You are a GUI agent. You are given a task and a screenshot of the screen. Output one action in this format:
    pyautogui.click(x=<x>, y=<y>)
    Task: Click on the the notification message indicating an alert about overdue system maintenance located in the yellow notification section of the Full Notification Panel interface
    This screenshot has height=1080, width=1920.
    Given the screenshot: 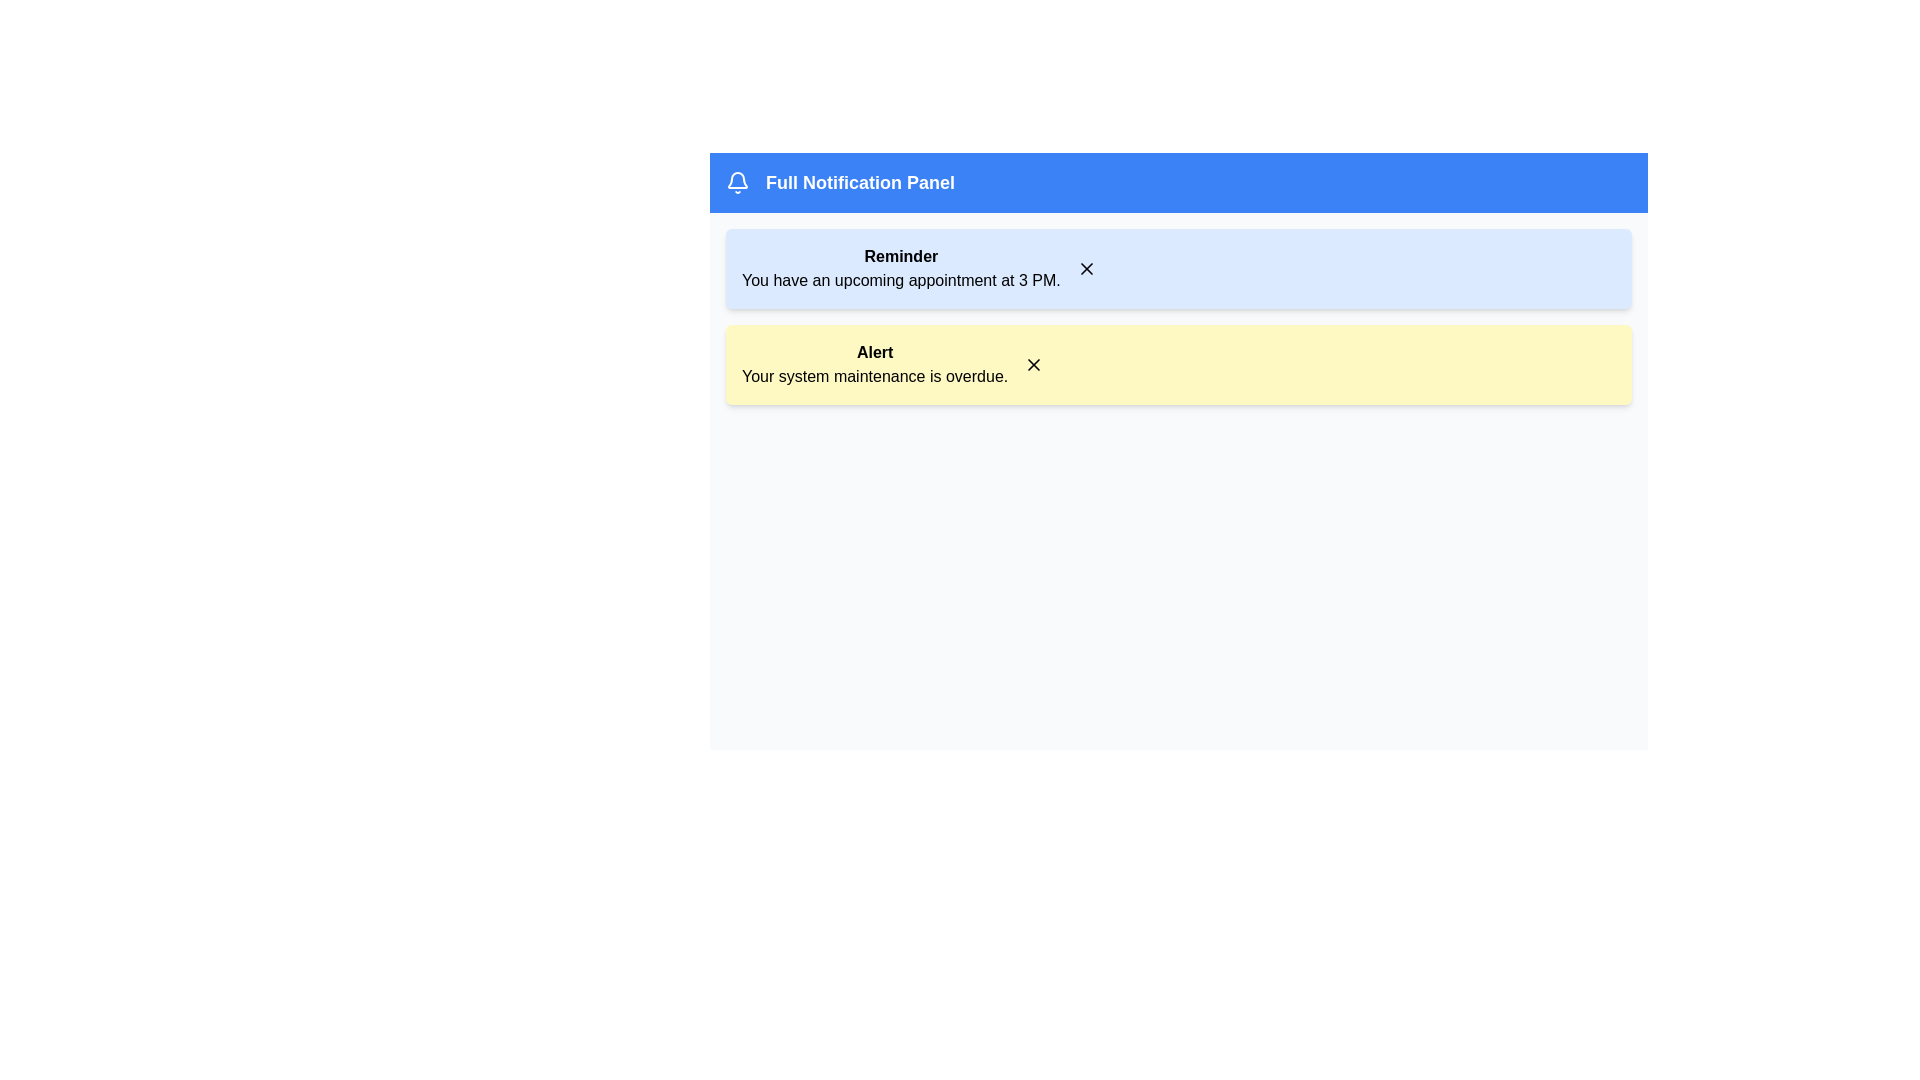 What is the action you would take?
    pyautogui.click(x=875, y=365)
    